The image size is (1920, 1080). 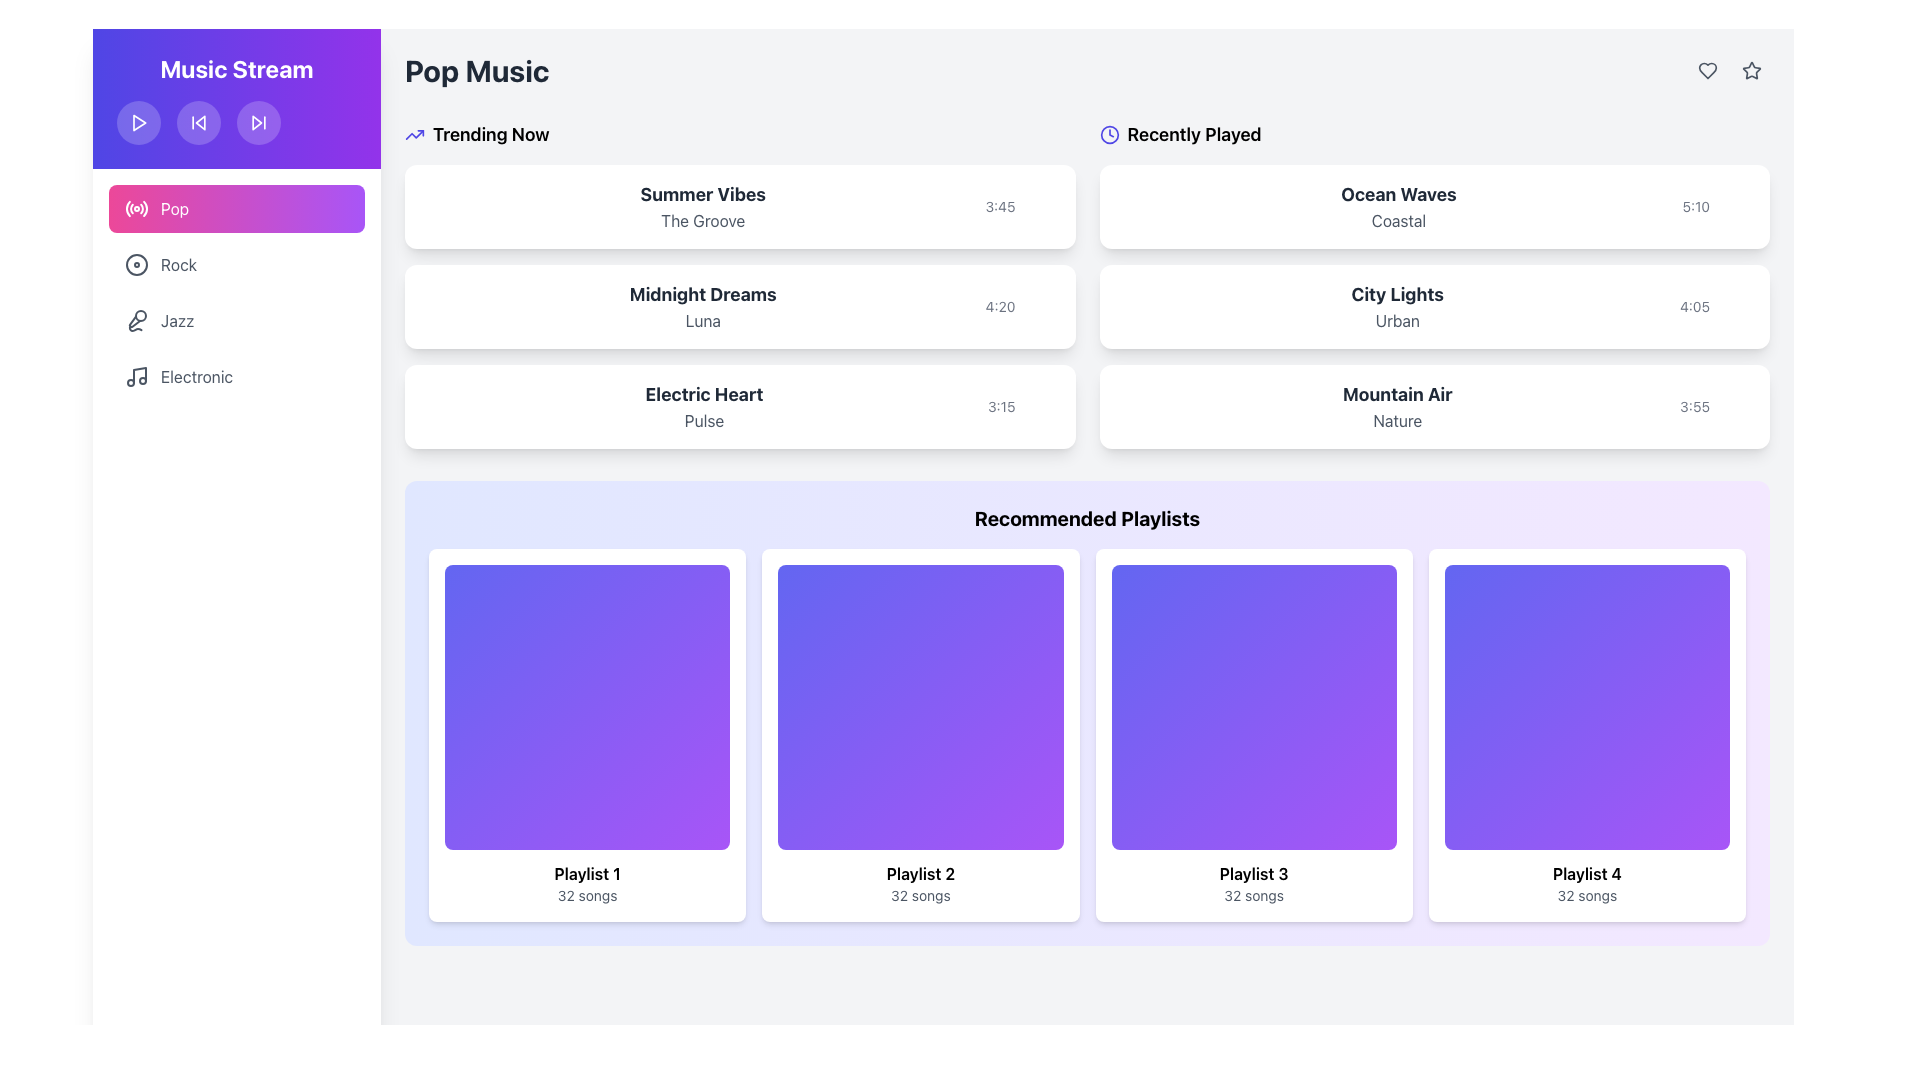 What do you see at coordinates (703, 307) in the screenshot?
I see `titles from the Text block containing 'Midnight Dreams' and subtitle 'Luna', located in the middle of the second row within the 'Trending Now' section` at bounding box center [703, 307].